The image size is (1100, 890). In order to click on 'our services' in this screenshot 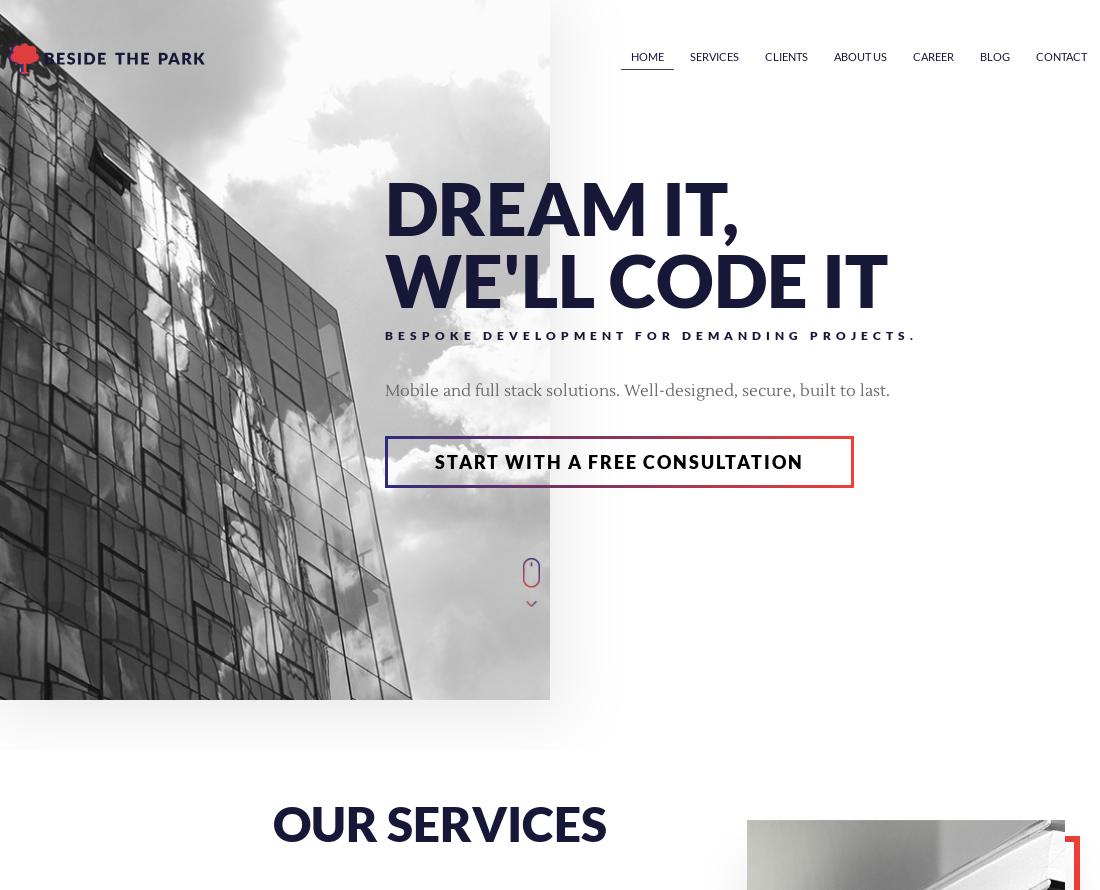, I will do `click(439, 822)`.